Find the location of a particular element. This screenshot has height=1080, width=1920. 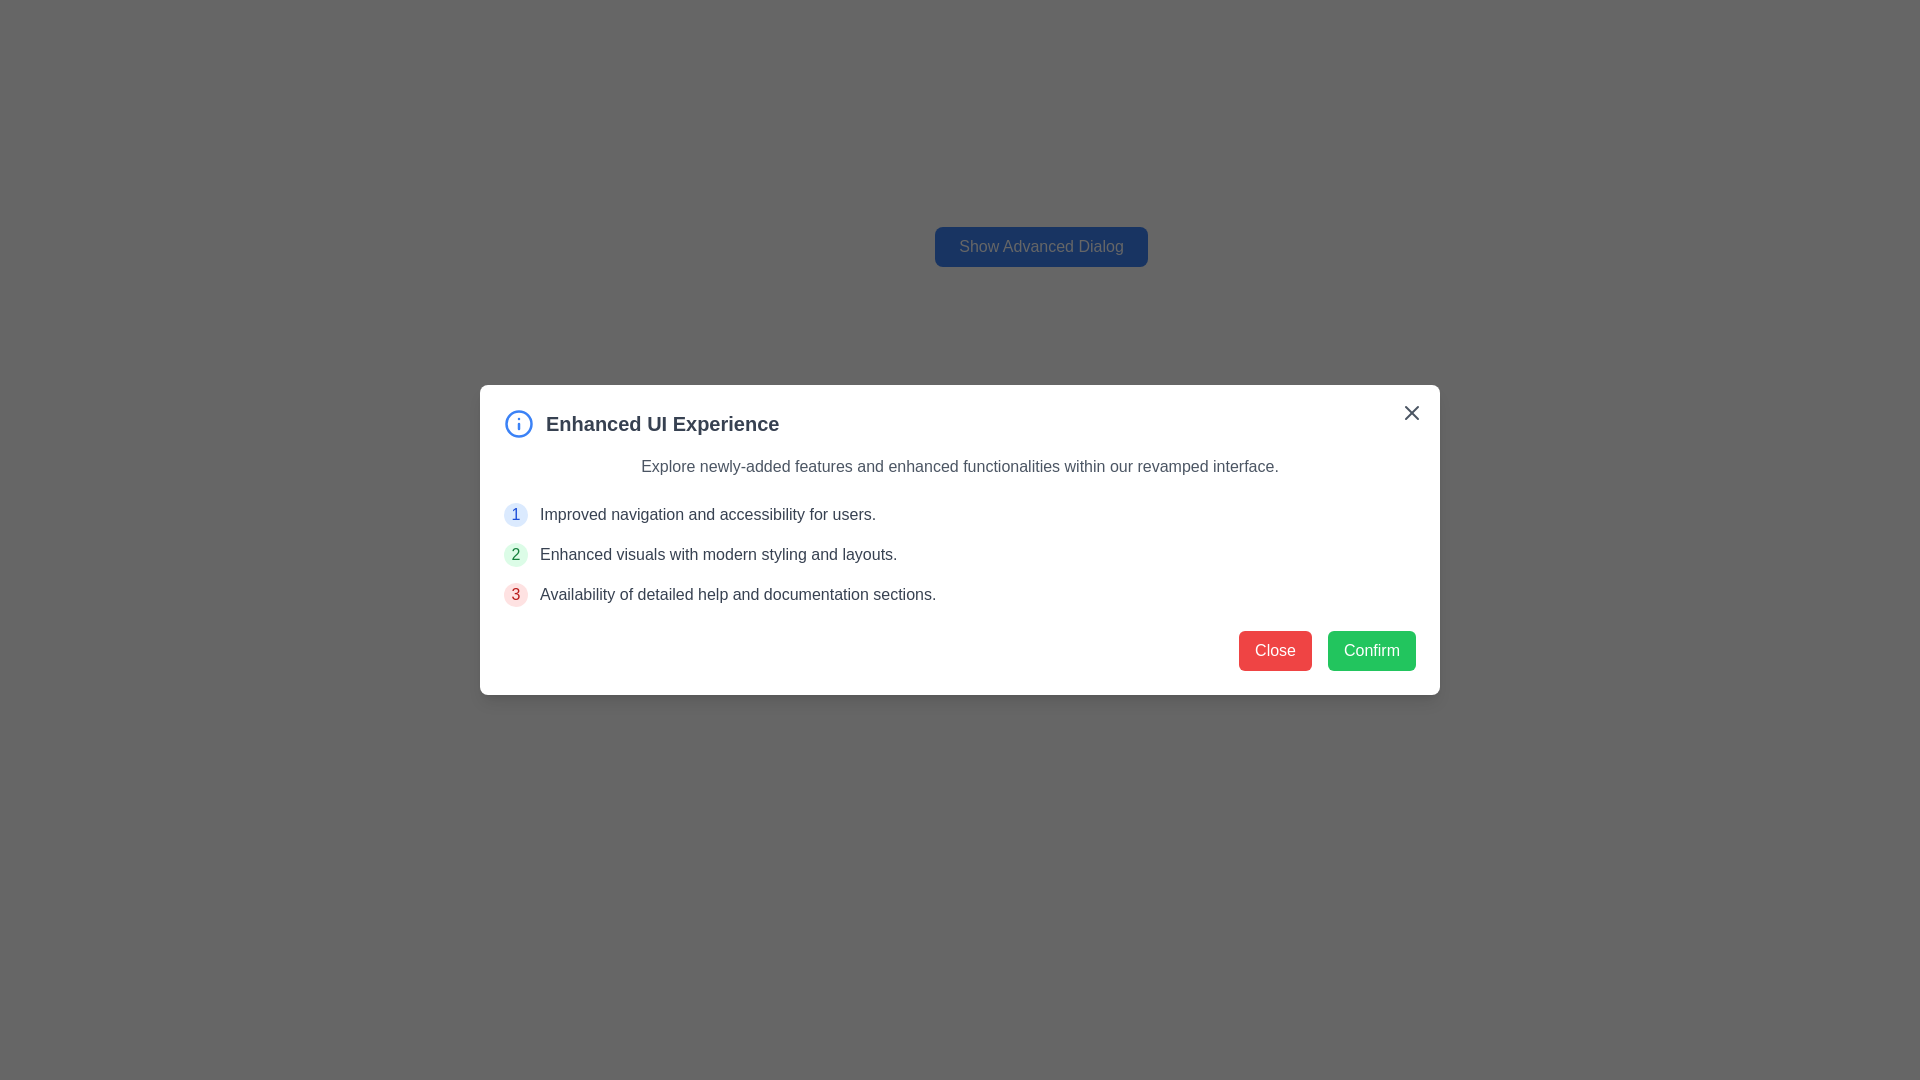

the close button located at the bottom-right corner of the modal dialog is located at coordinates (1274, 651).